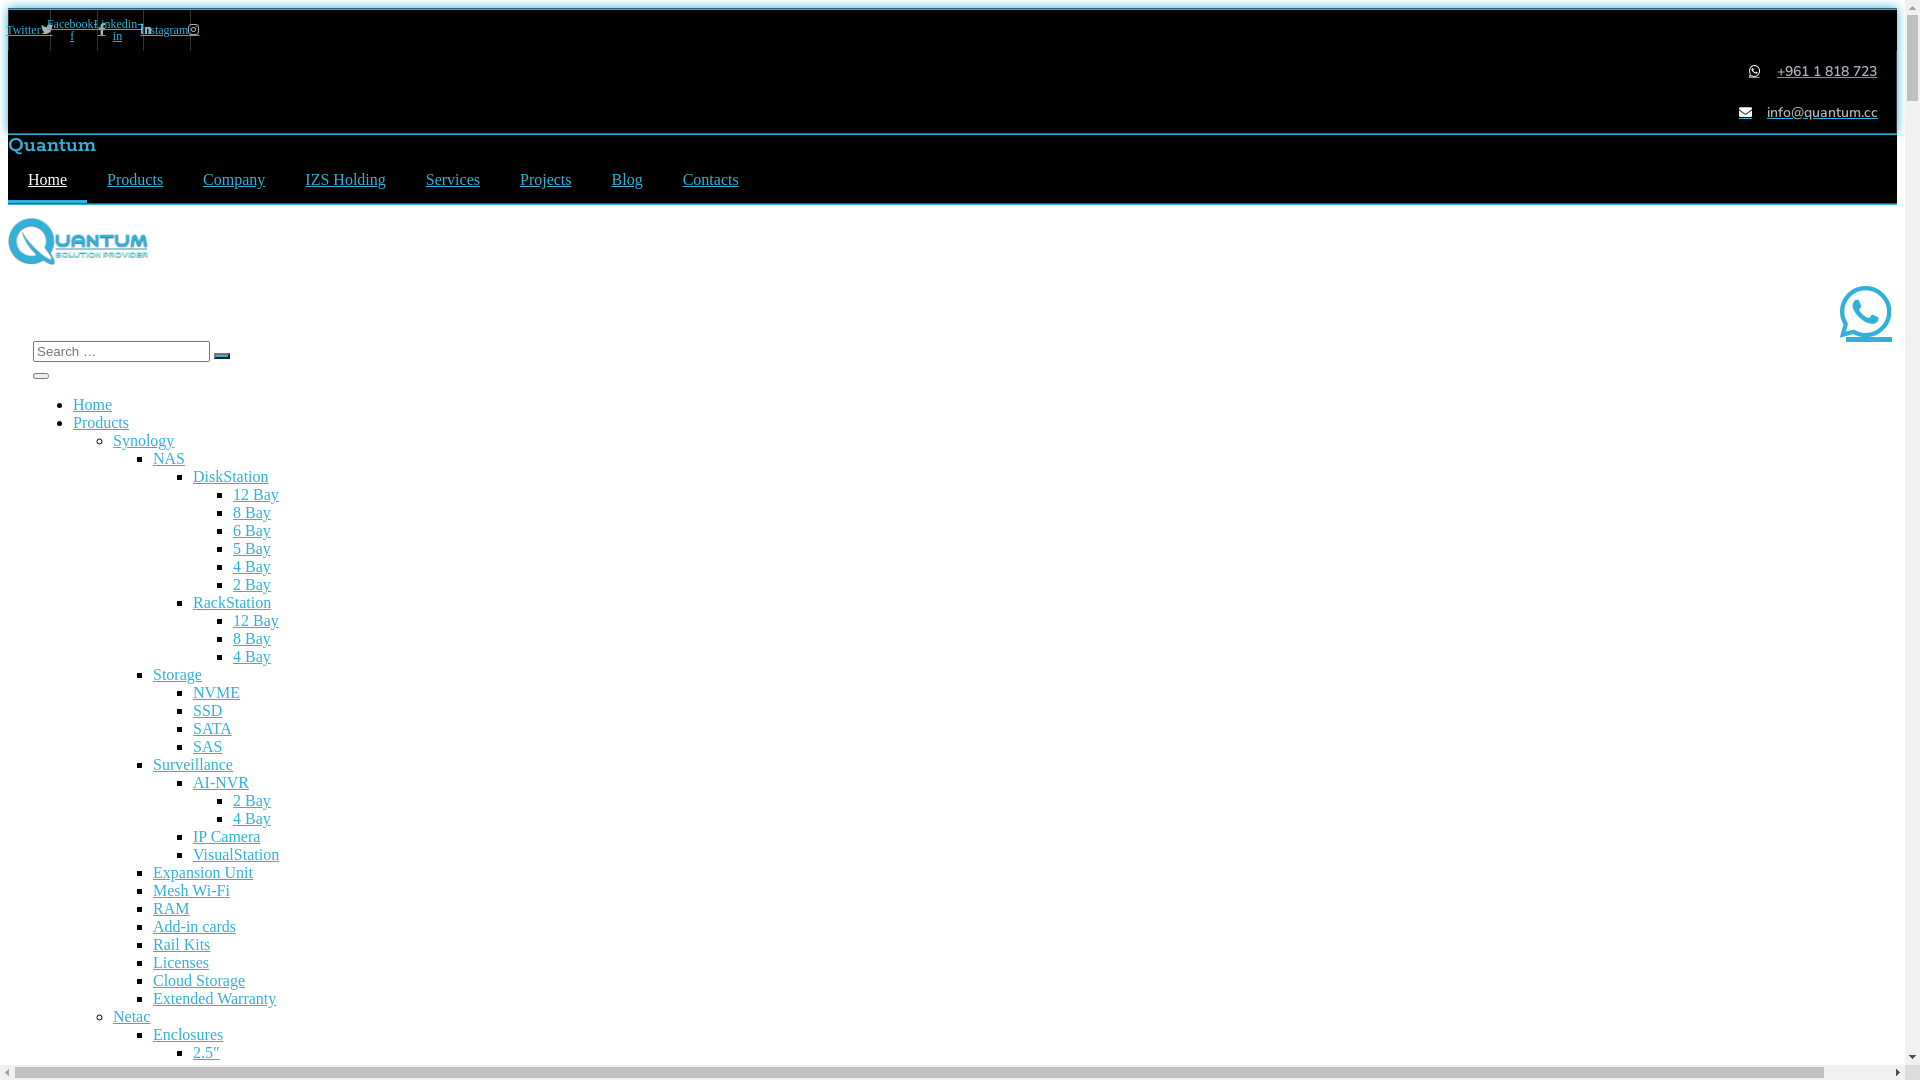  Describe the element at coordinates (130, 1016) in the screenshot. I see `'Netac'` at that location.